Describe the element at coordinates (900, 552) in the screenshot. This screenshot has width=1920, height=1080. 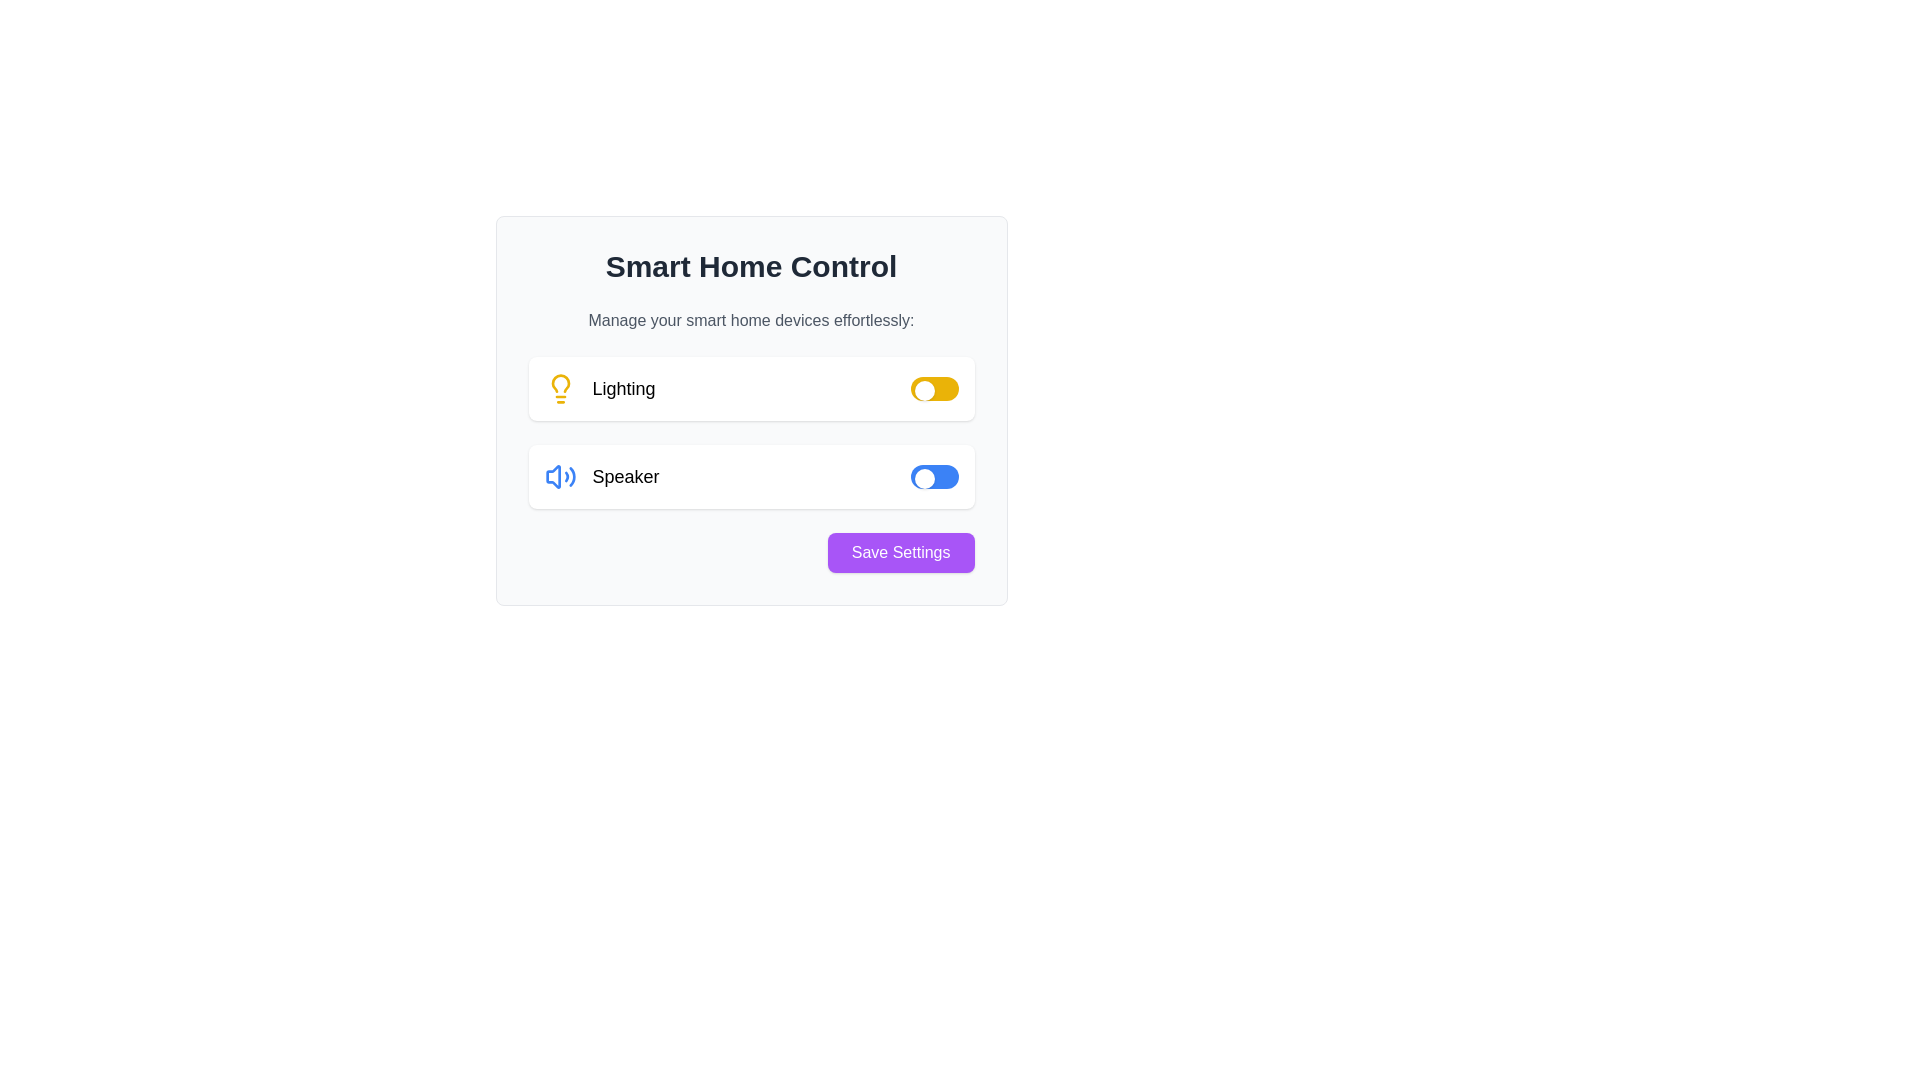
I see `the save button located at the bottom of the Smart Home Control panel` at that location.